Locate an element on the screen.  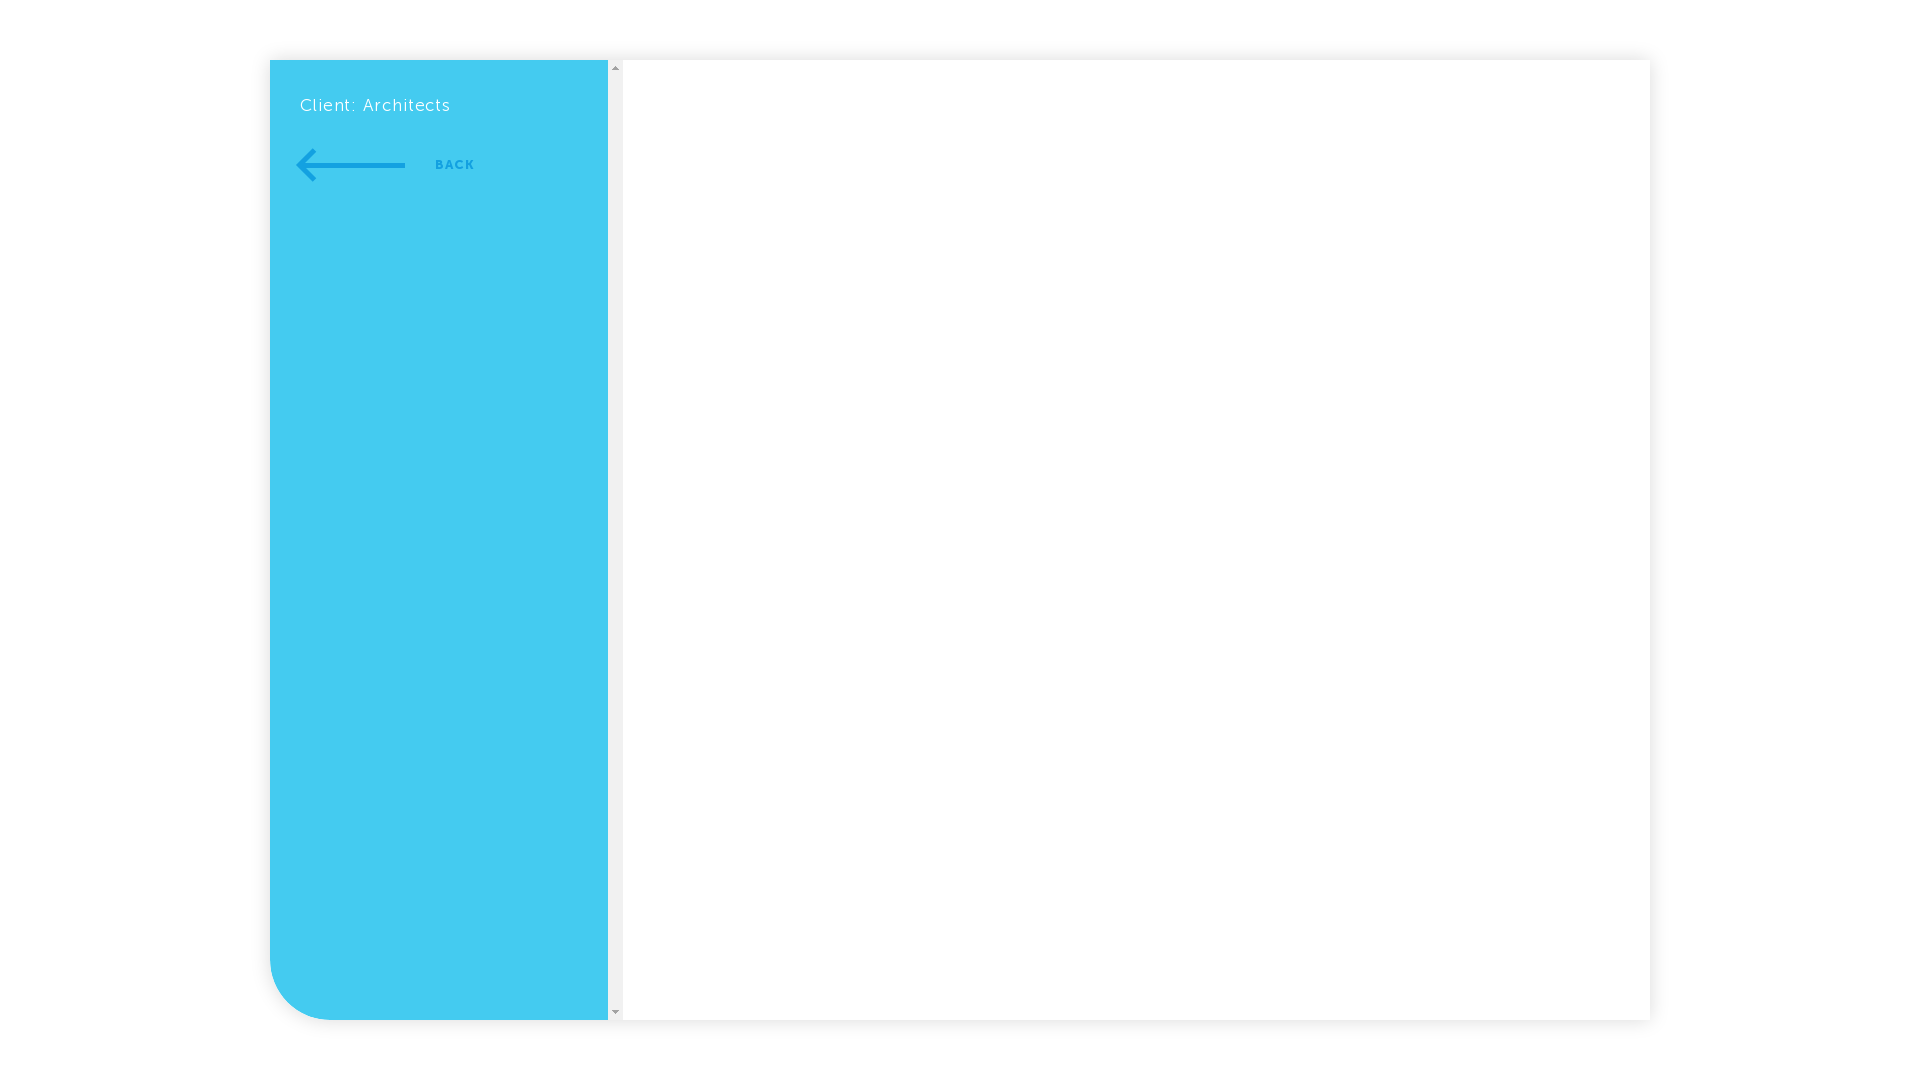
'BACK' is located at coordinates (387, 164).